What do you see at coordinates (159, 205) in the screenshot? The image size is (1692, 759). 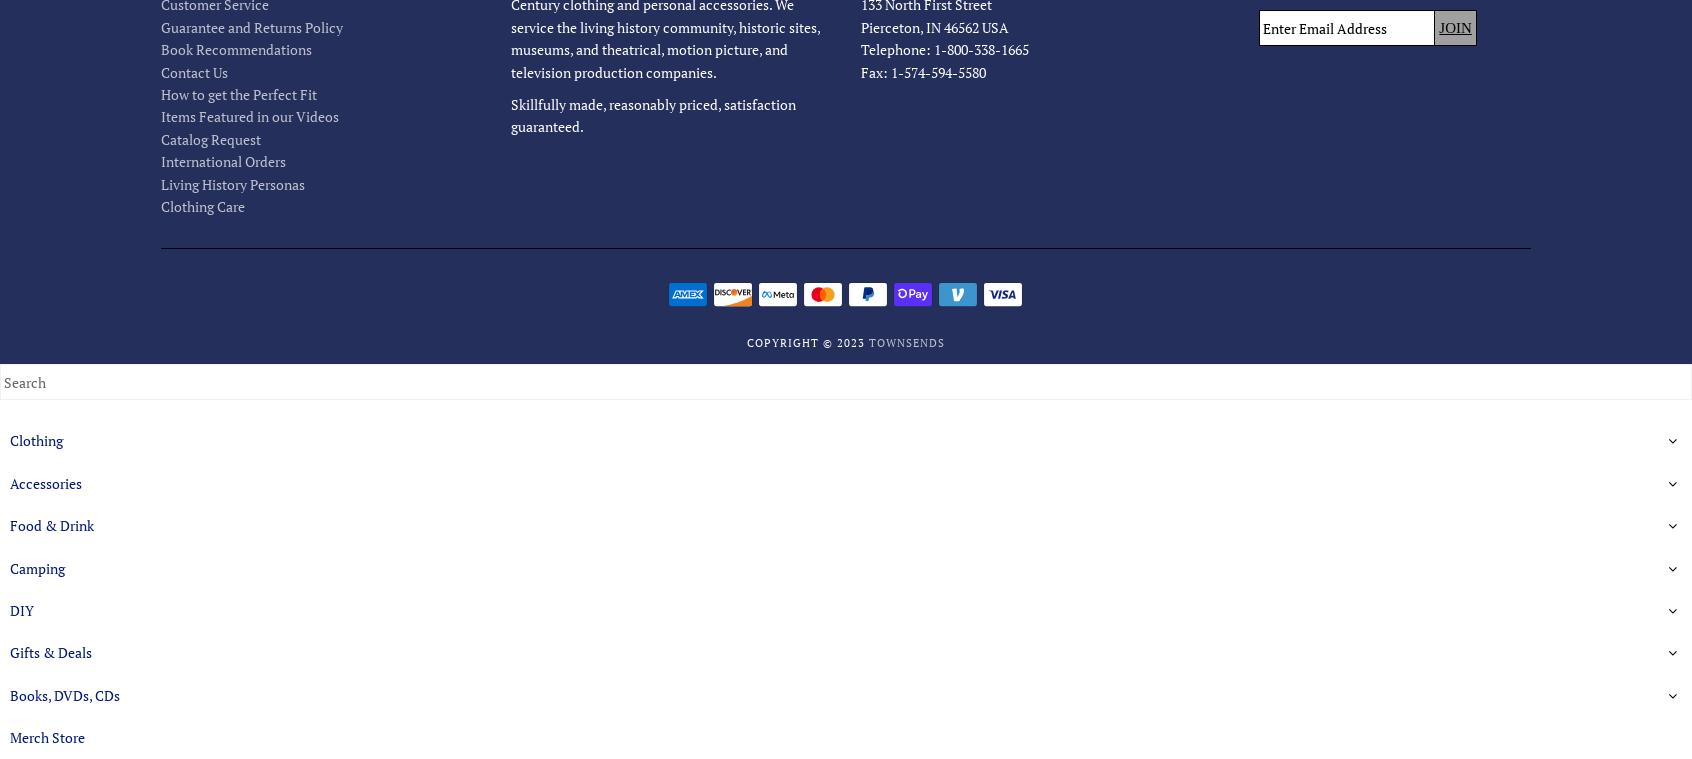 I see `'Clothing Care'` at bounding box center [159, 205].